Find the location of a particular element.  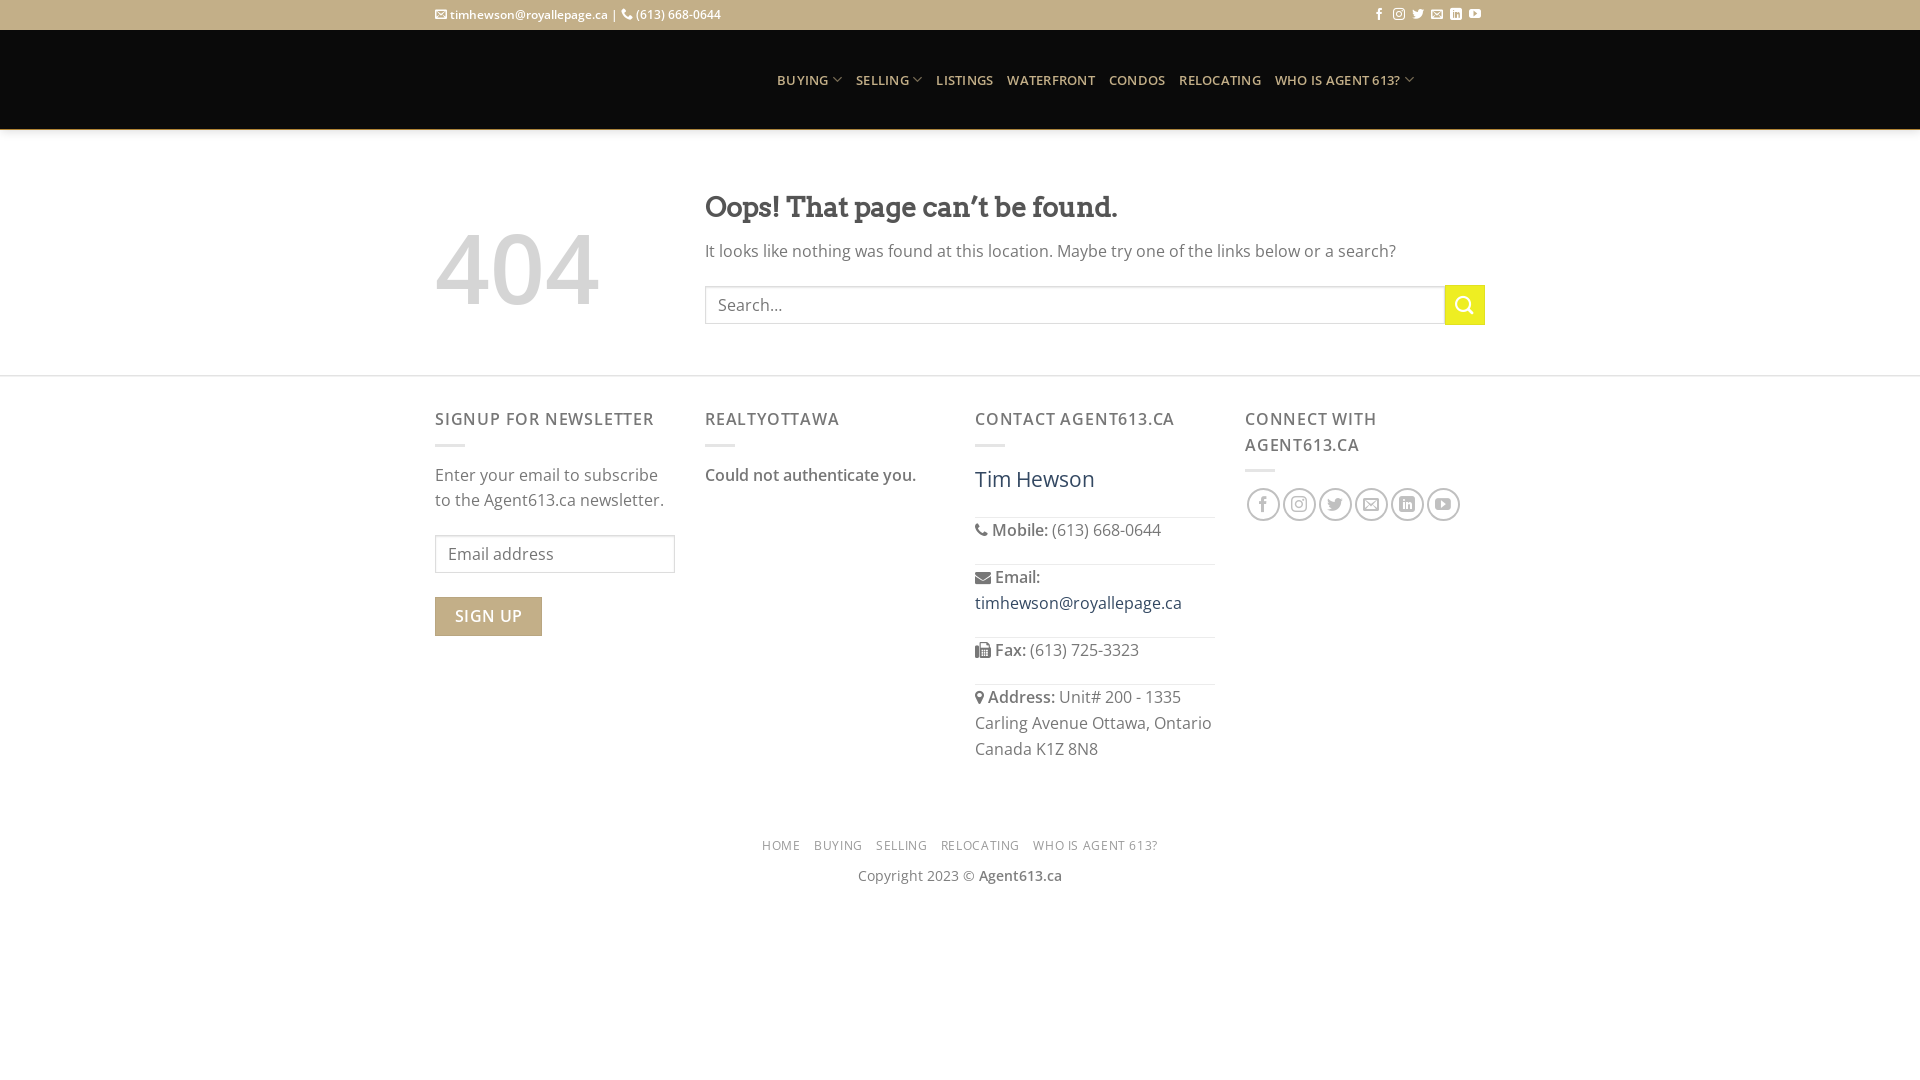

'Follow on LinkedIn' is located at coordinates (1455, 15).